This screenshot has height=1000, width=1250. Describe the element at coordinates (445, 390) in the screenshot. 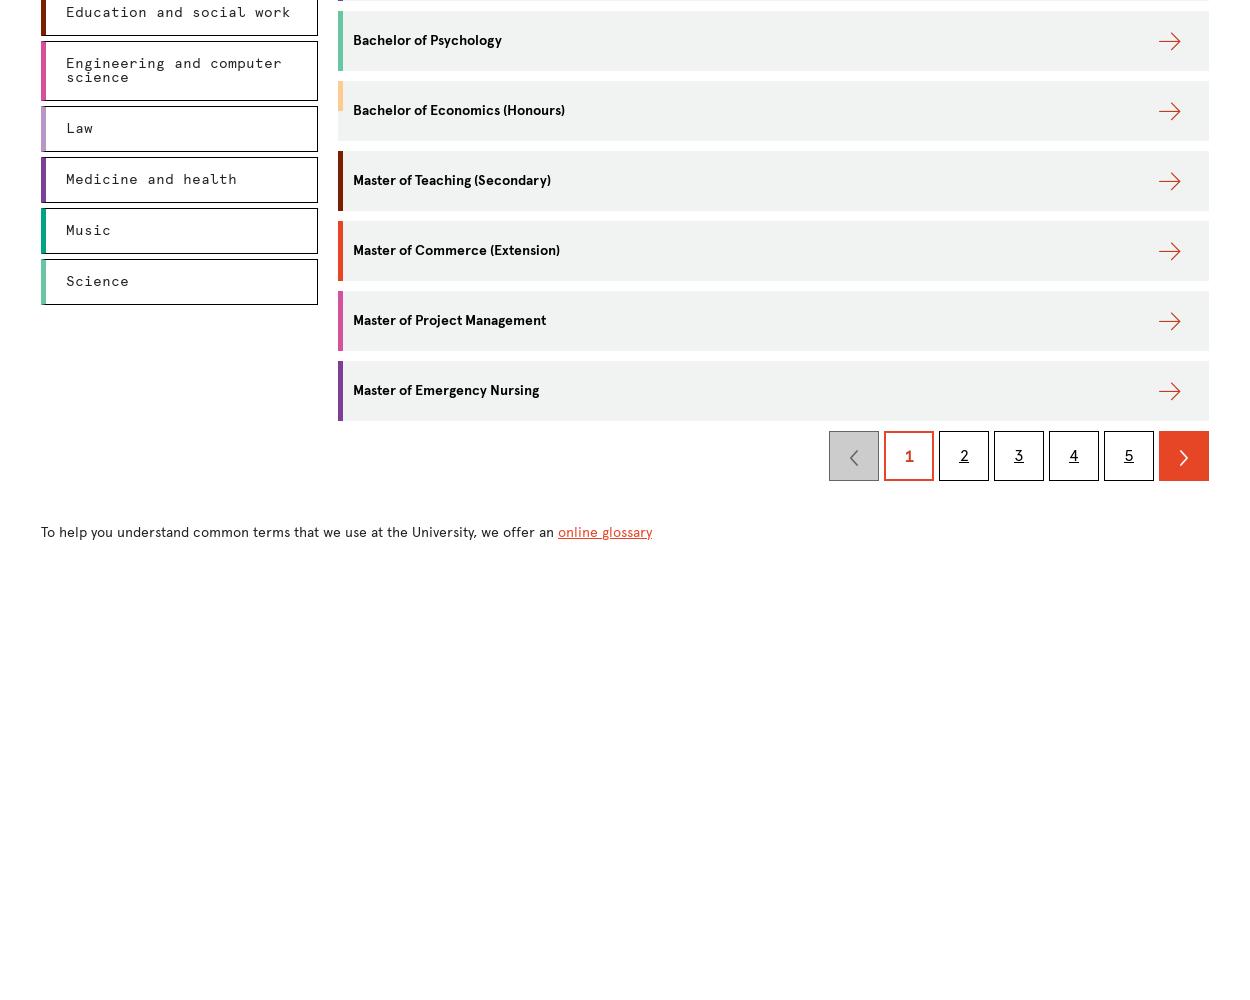

I see `'Master of Emergency Nursing'` at that location.